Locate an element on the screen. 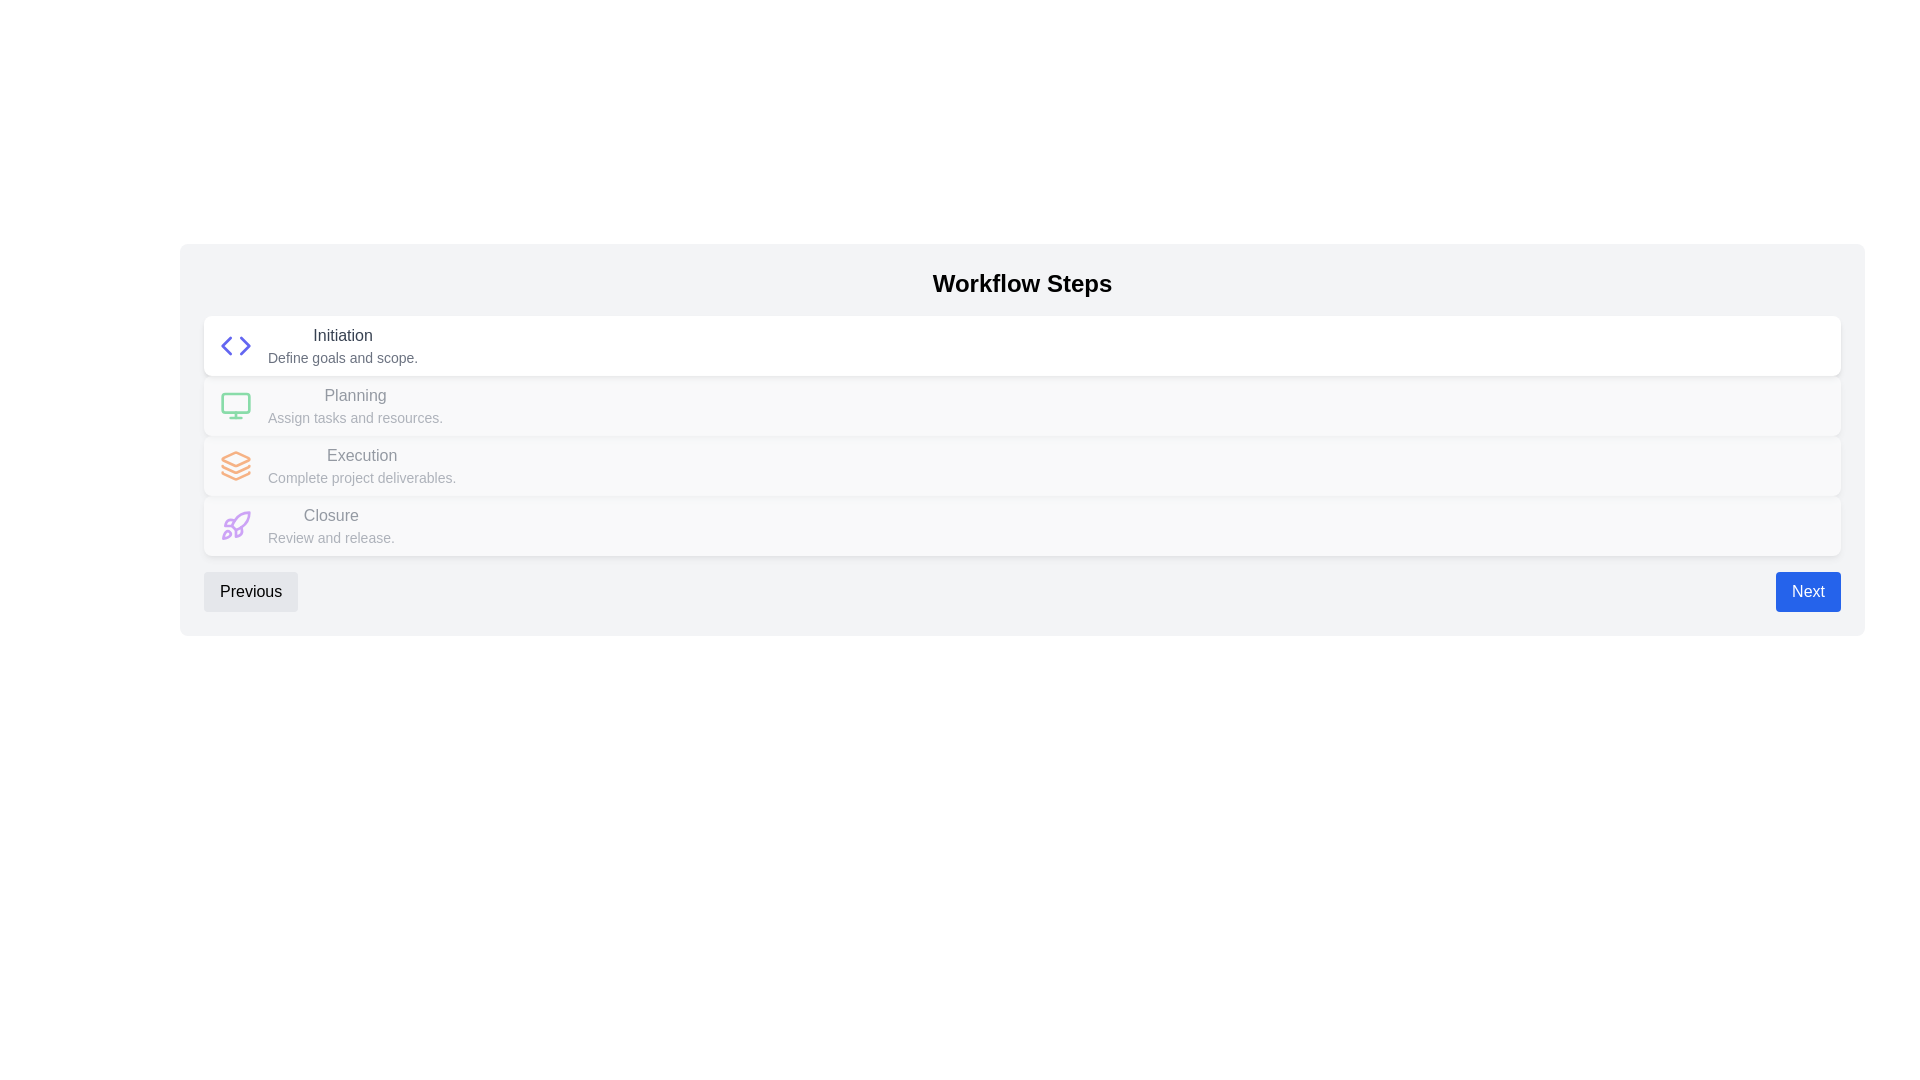 The image size is (1920, 1080). the 'Planning' phase list item in the workflow overview is located at coordinates (1022, 405).